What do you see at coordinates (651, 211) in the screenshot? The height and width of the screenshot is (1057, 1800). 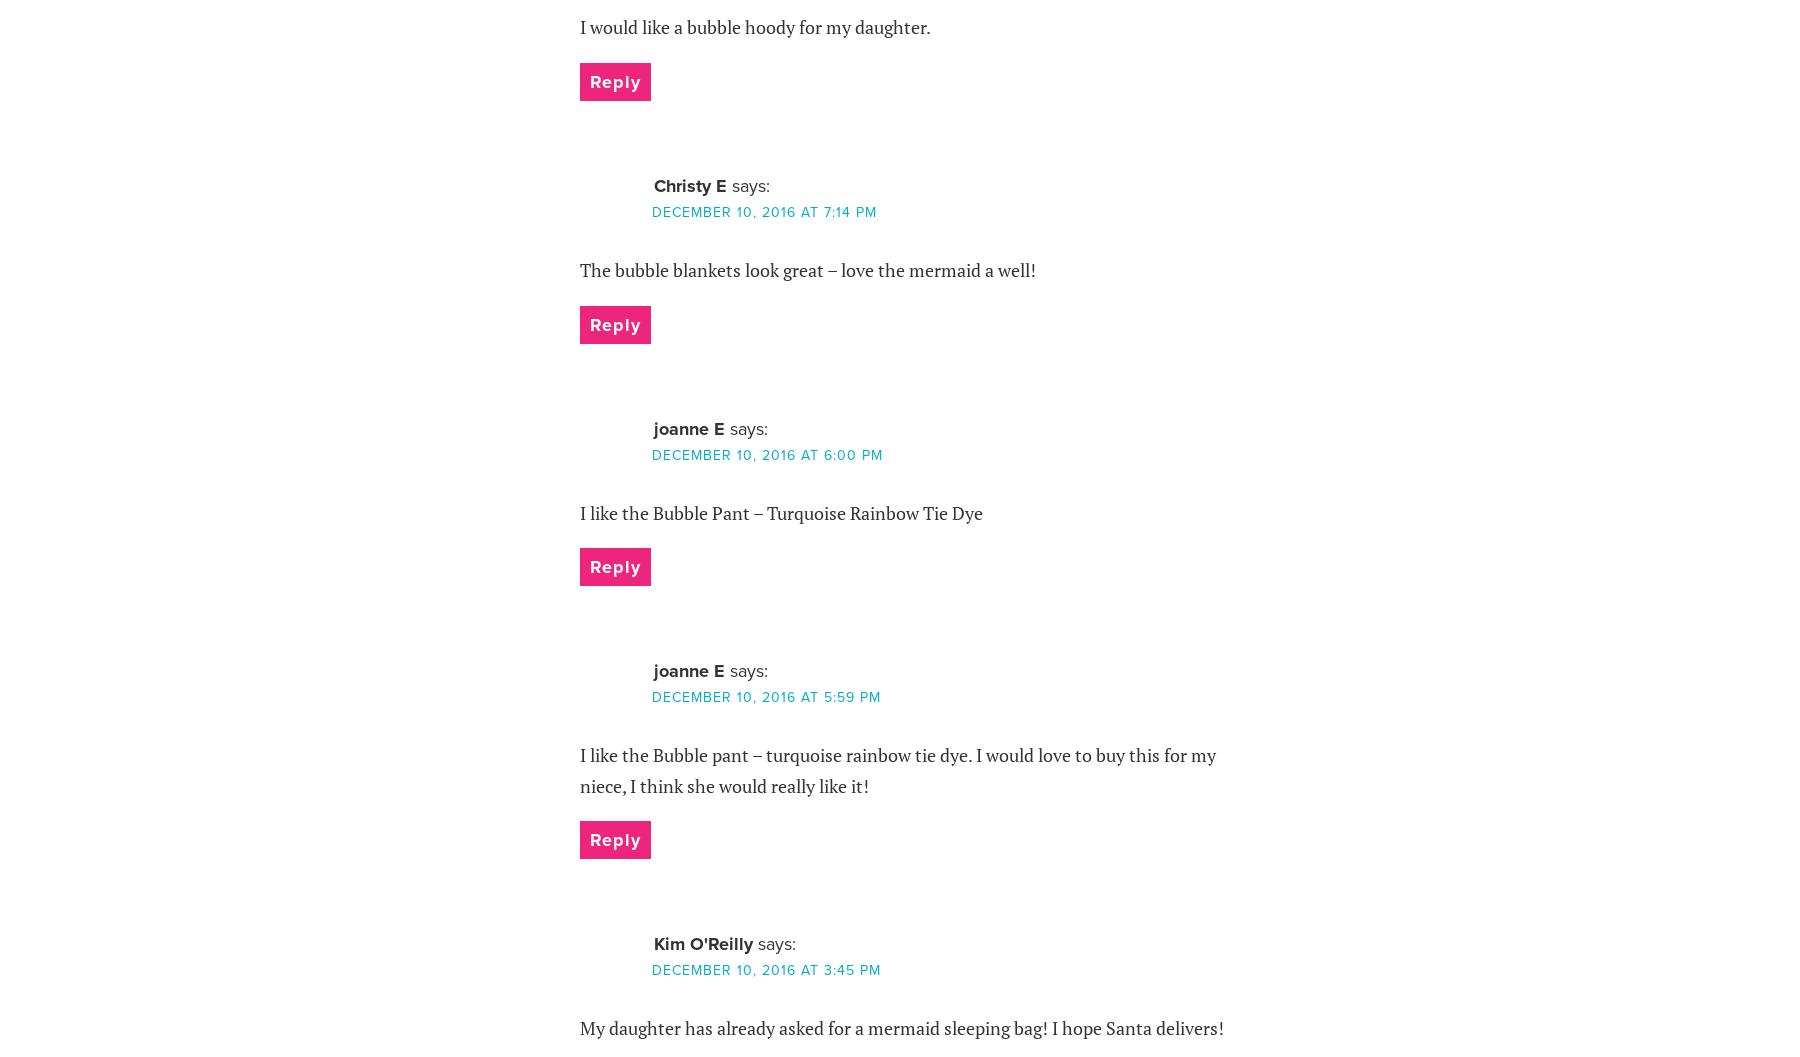 I see `'December 10, 2016 at 7:14 pm'` at bounding box center [651, 211].